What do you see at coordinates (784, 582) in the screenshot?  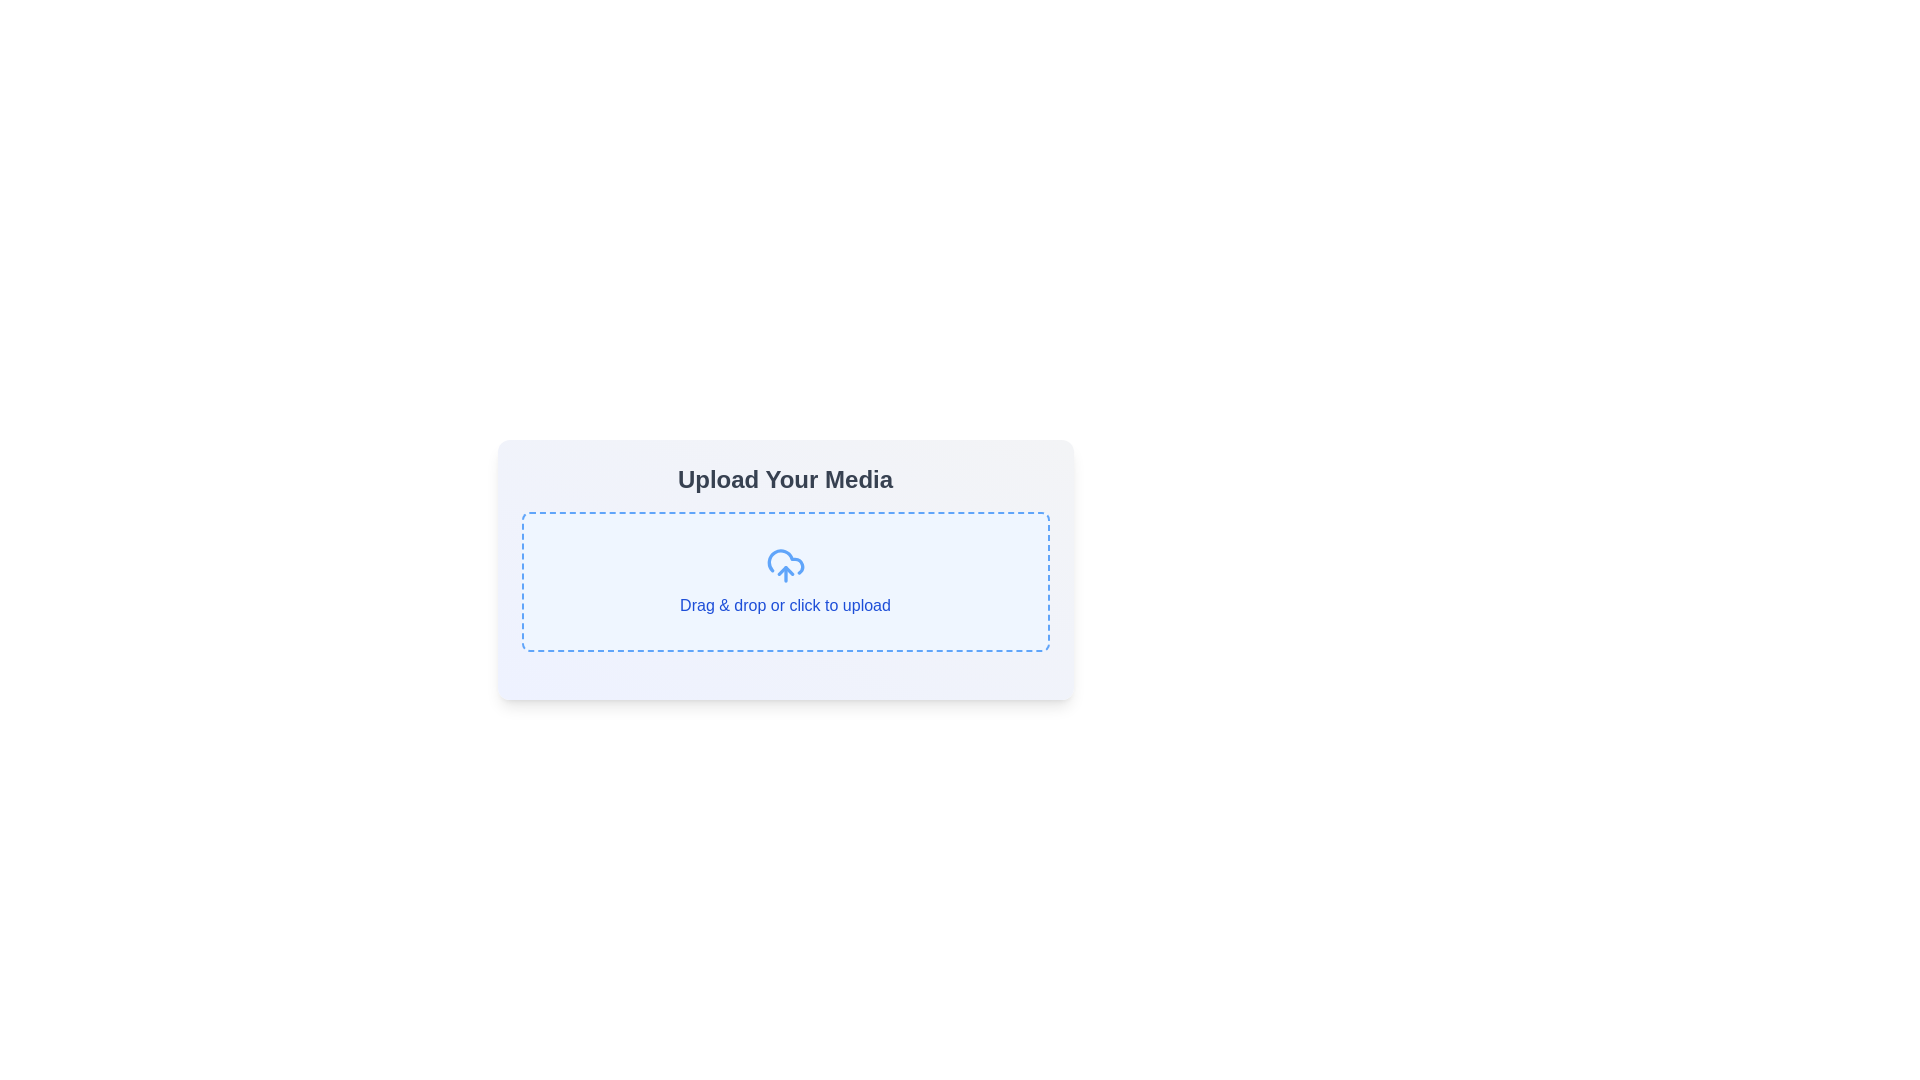 I see `and drop files into the blue-bordered file upload area with dashed lines and a light blue background, which contains a cloud upload icon and the text 'Drag & drop or click` at bounding box center [784, 582].